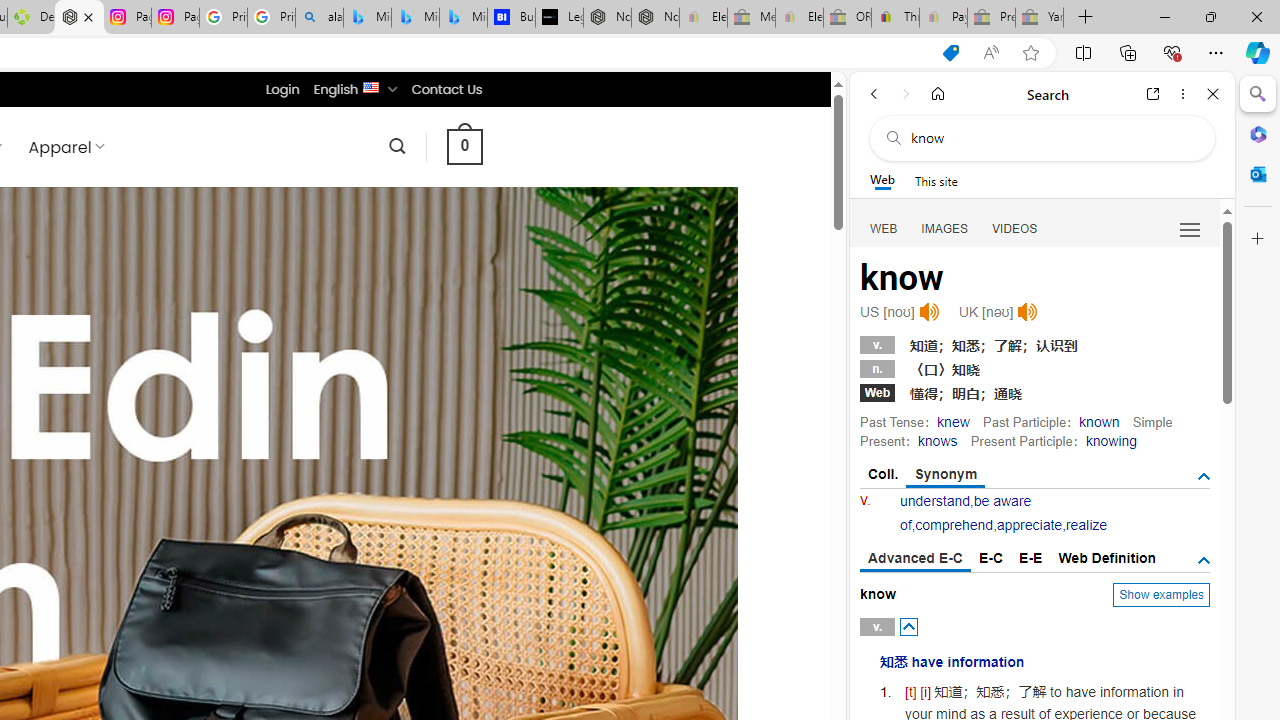 Image resolution: width=1280 pixels, height=720 pixels. I want to click on 'realize', so click(1085, 524).